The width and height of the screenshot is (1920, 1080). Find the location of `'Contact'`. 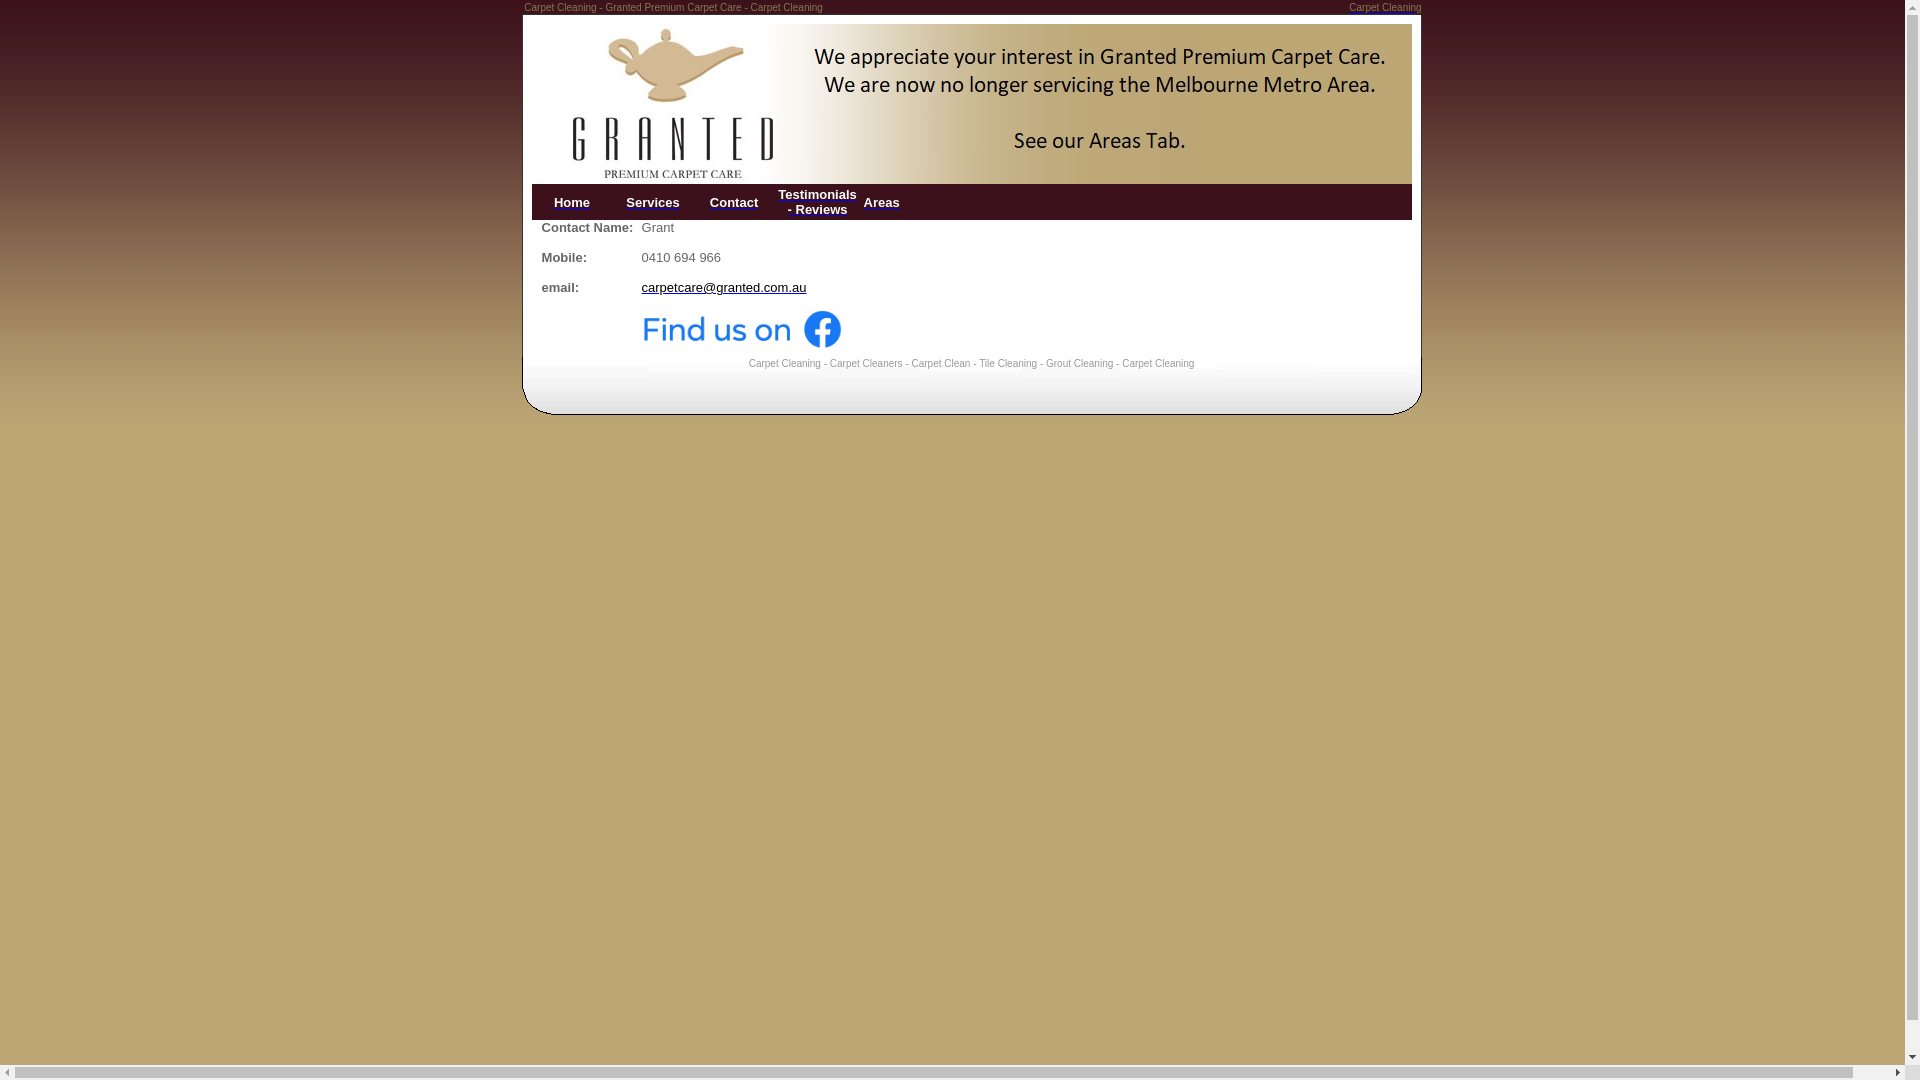

'Contact' is located at coordinates (733, 201).